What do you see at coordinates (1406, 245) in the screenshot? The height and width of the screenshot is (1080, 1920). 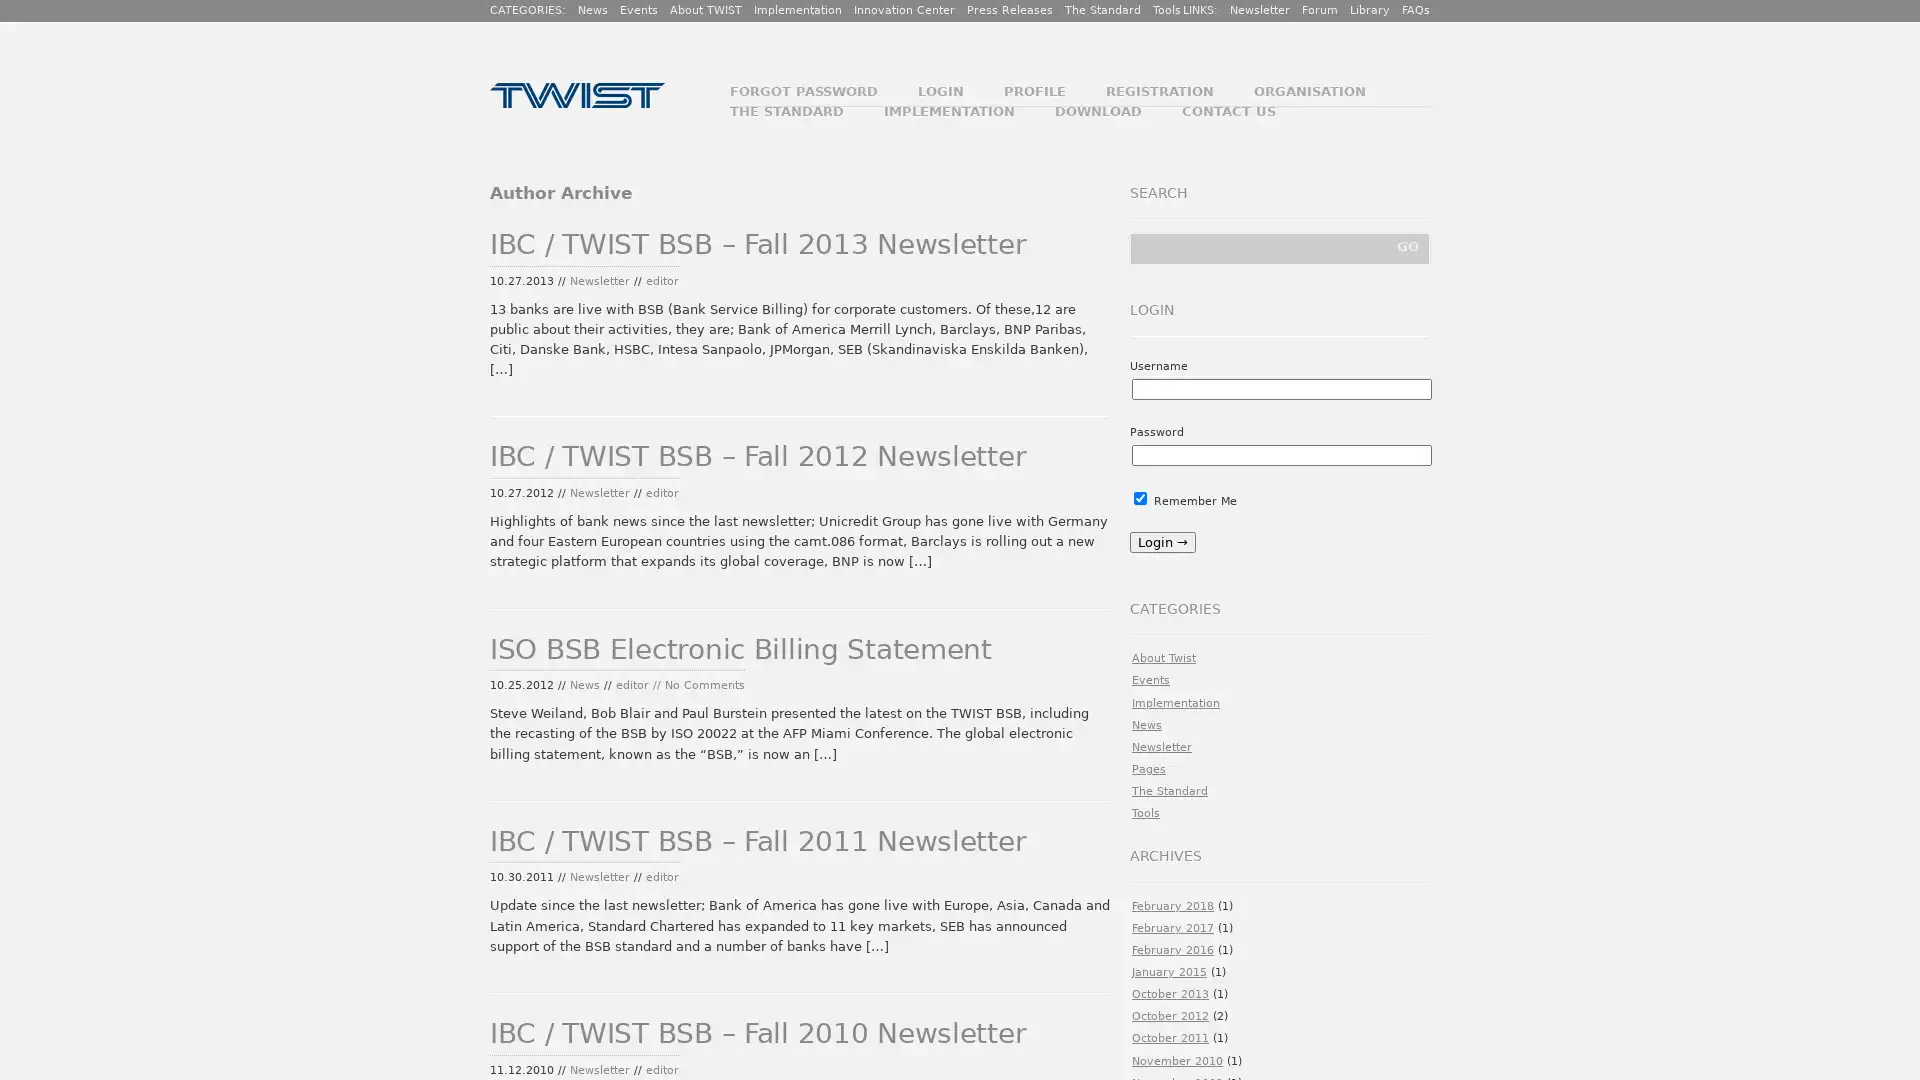 I see `GO` at bounding box center [1406, 245].